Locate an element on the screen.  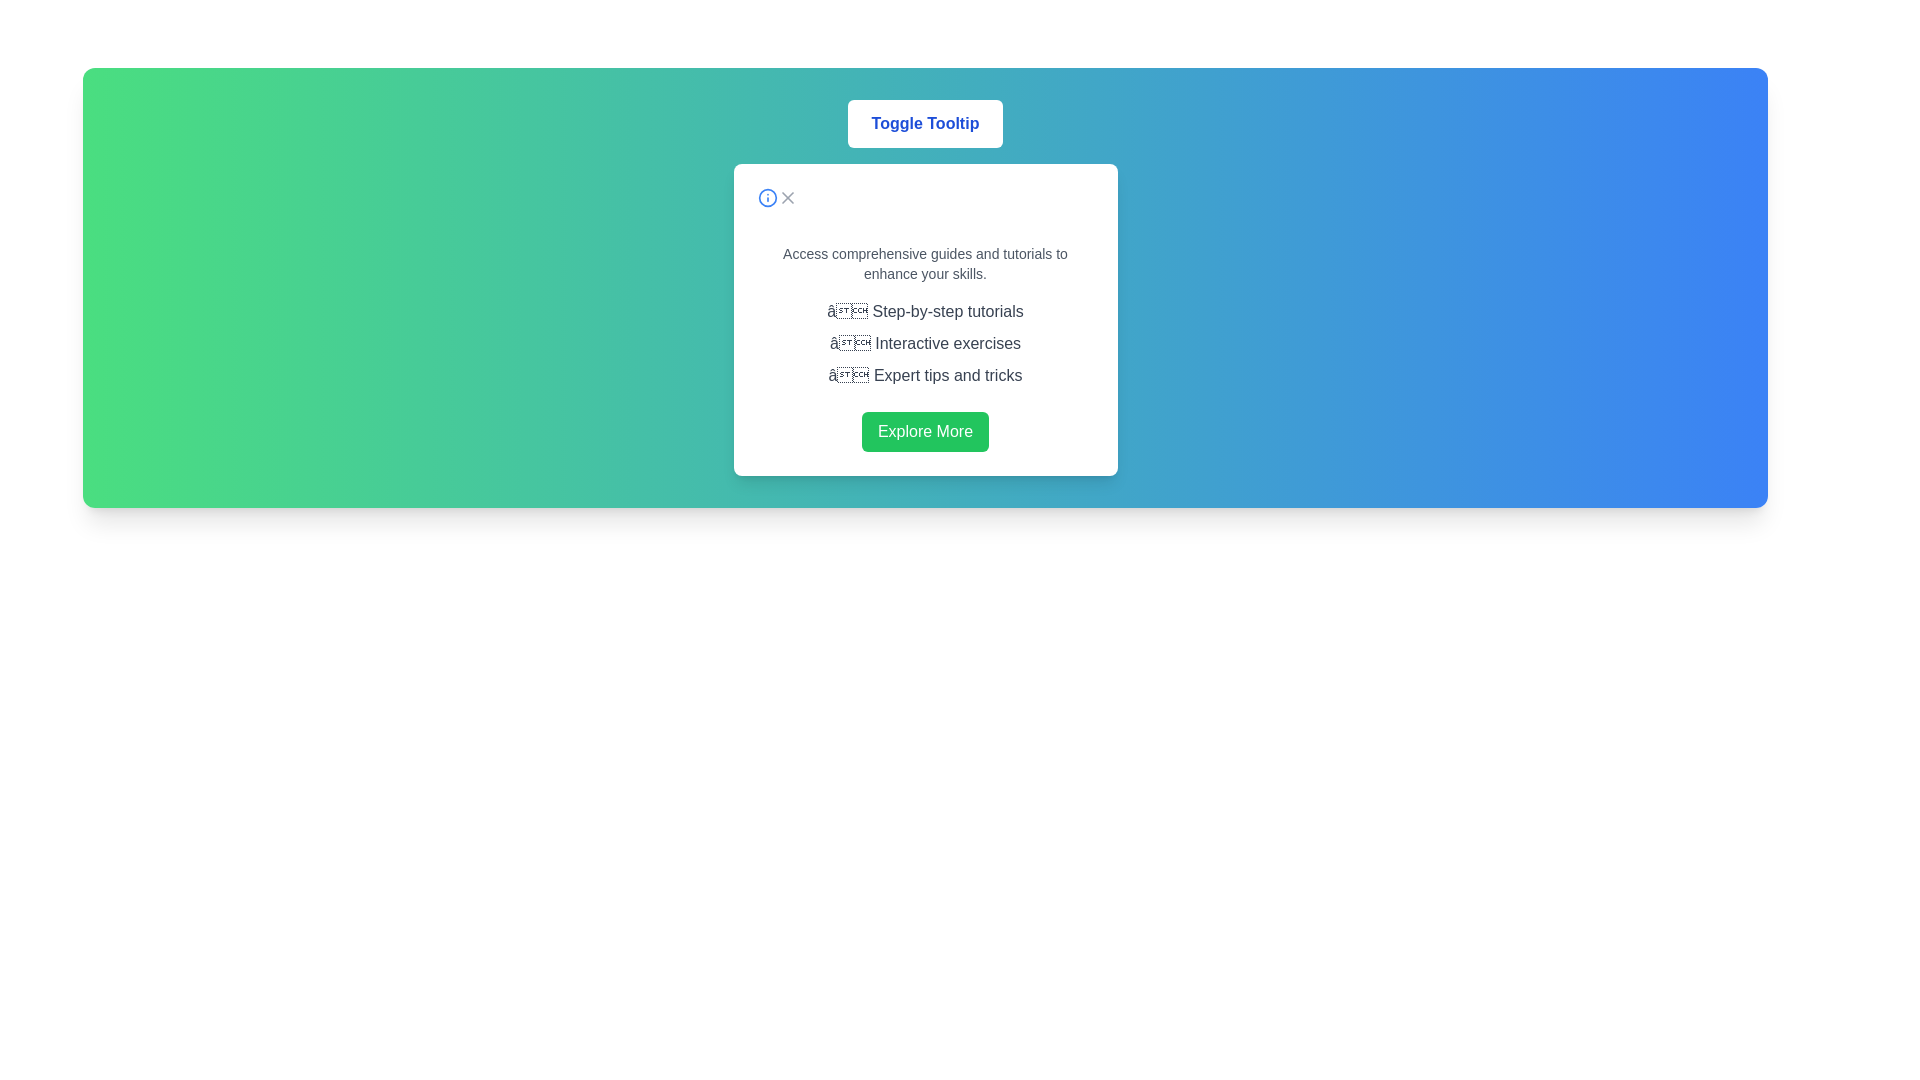
the text item reading '✔ Interactive exercises', which is the second item in a vertical bullet list inside a white pop-up card is located at coordinates (924, 342).